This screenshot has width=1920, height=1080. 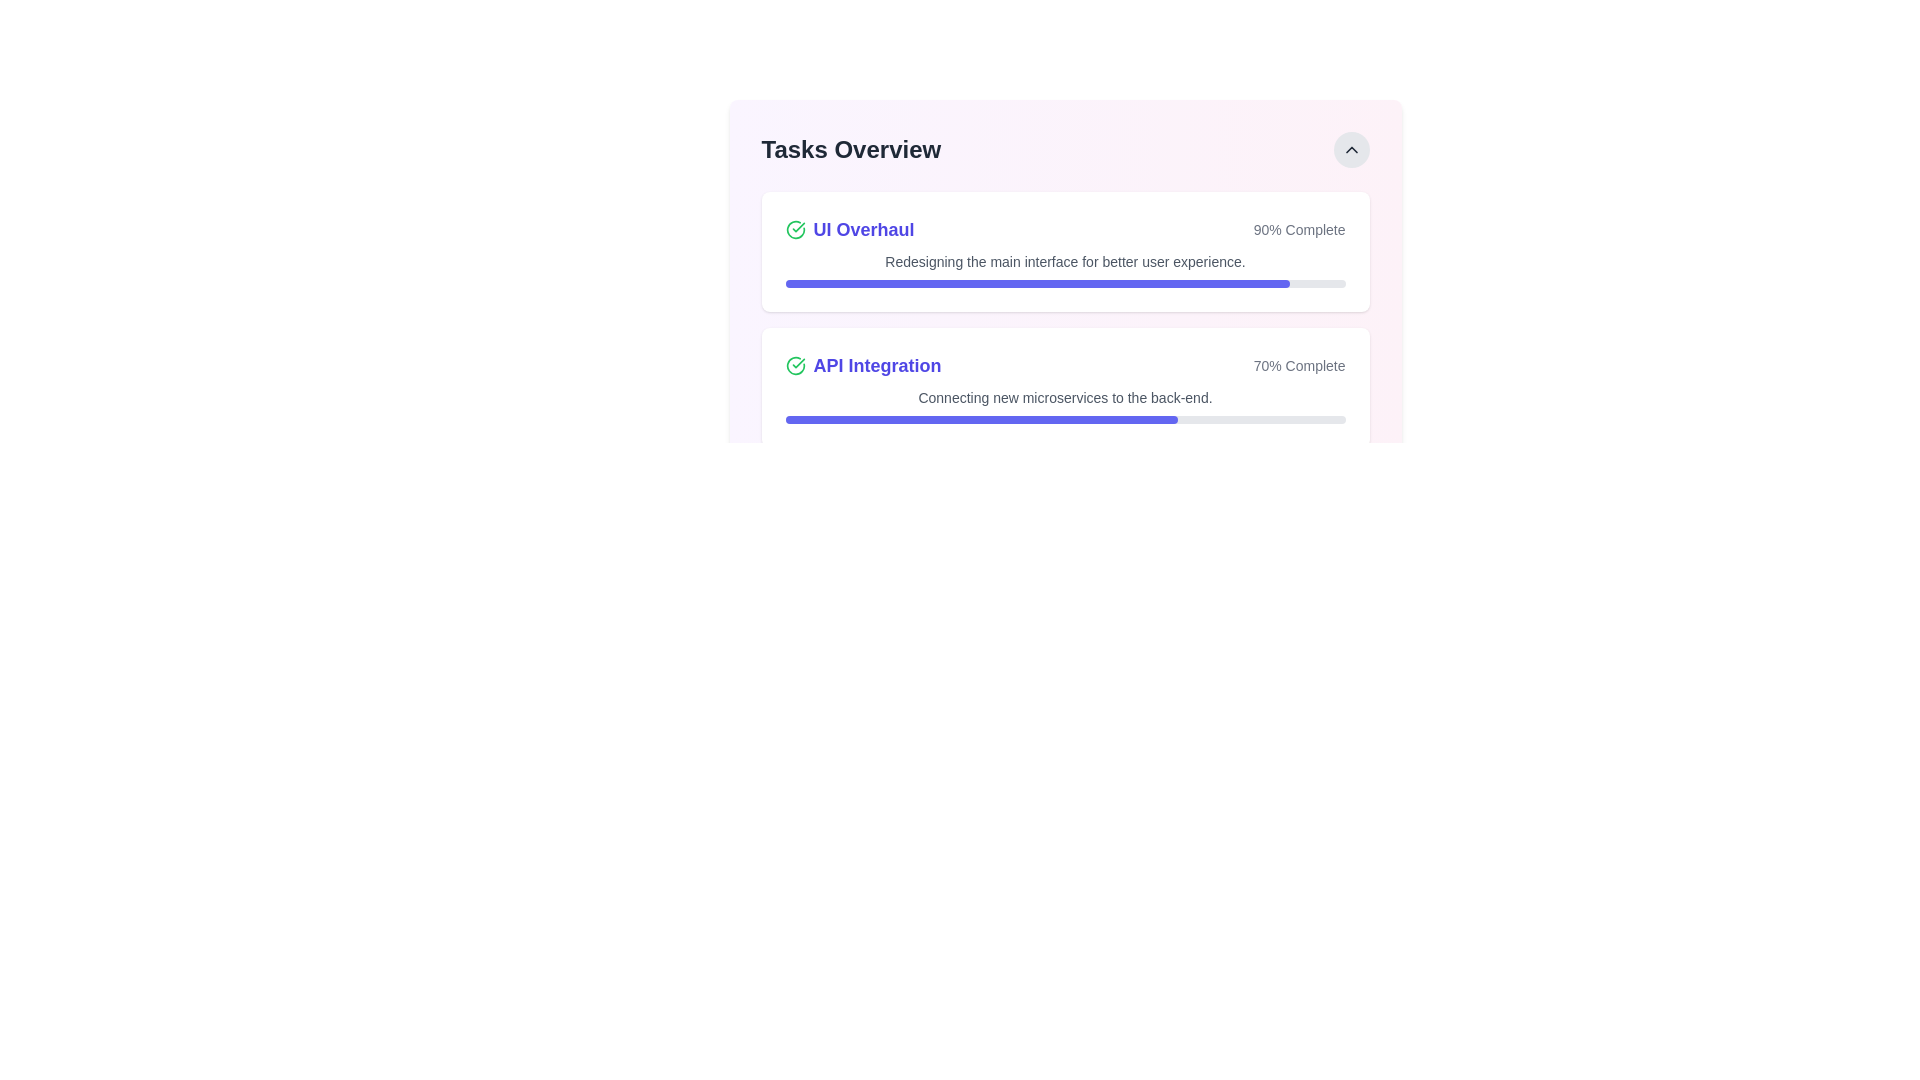 What do you see at coordinates (794, 366) in the screenshot?
I see `the SVG visual icon (circle checkmark) indicating the completion of the 'API Integration' task, located at the top-left corner of the associated text` at bounding box center [794, 366].